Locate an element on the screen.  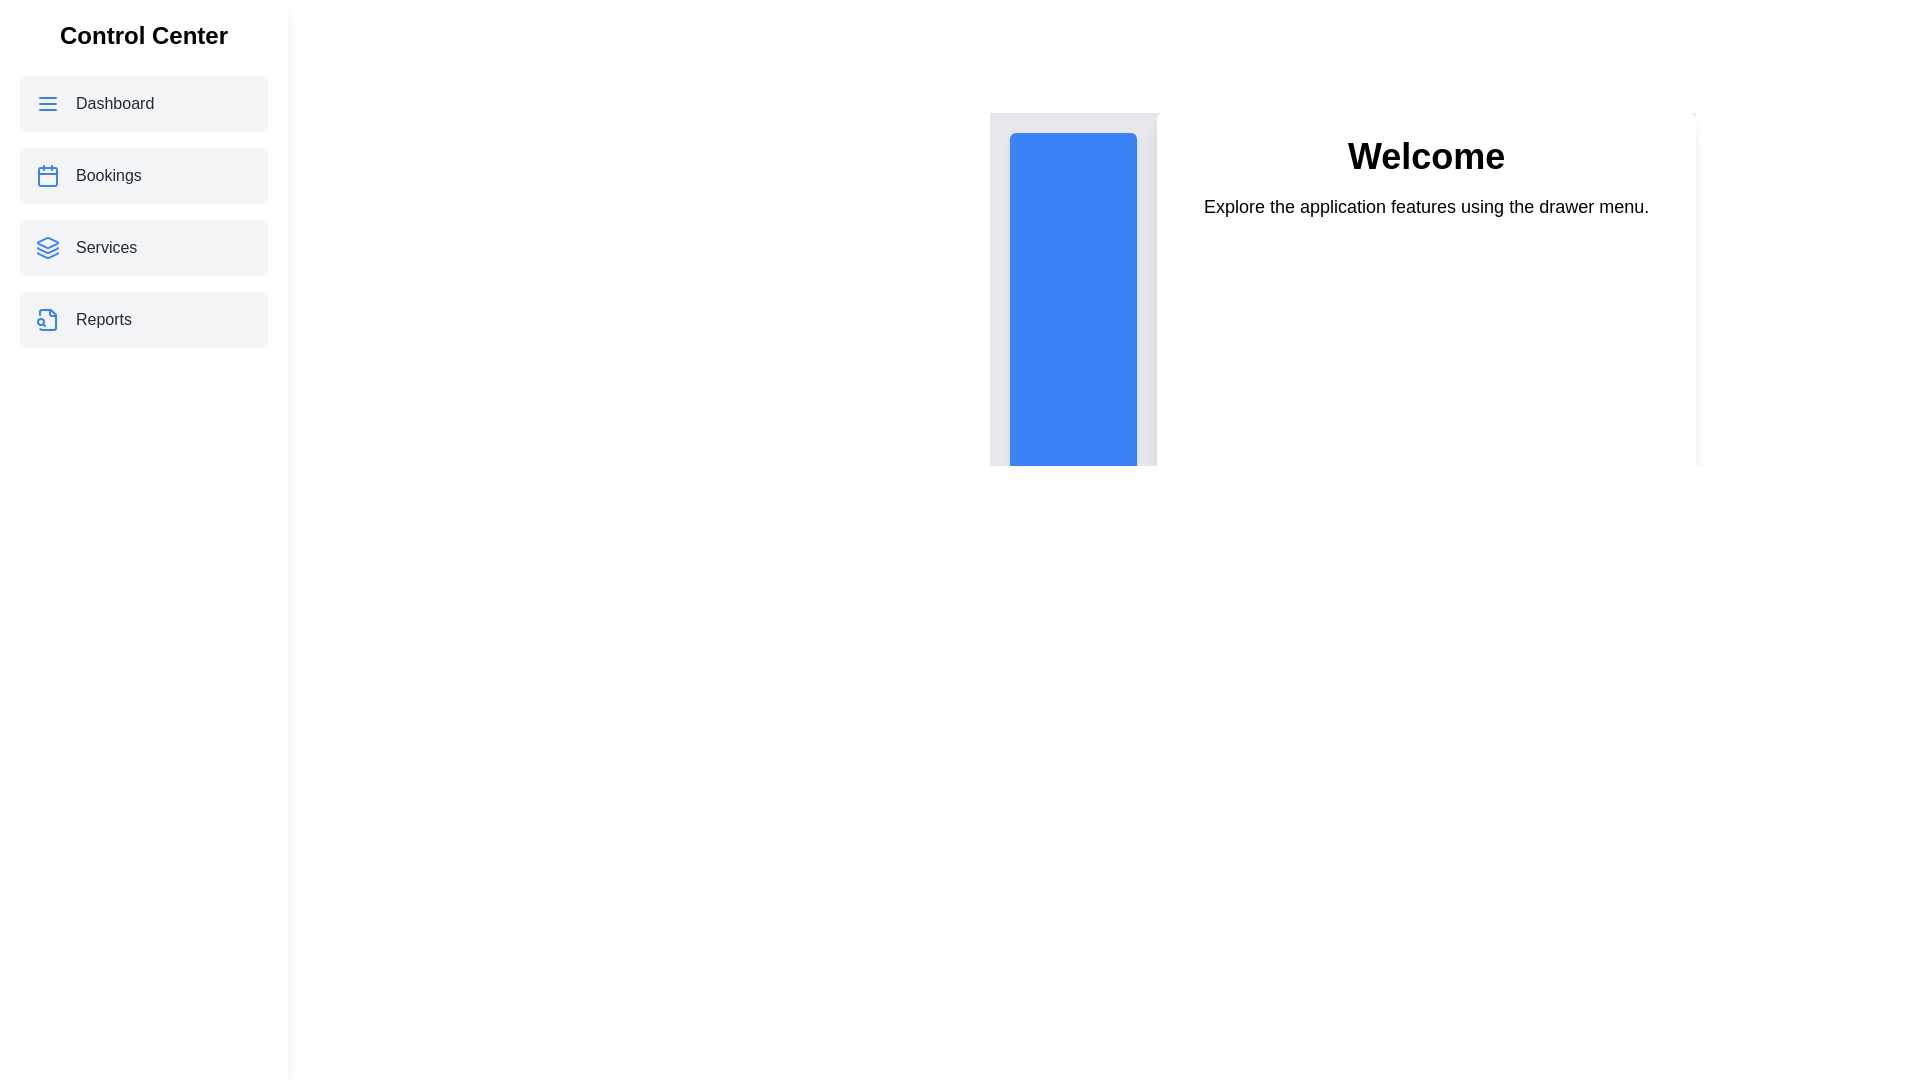
the menu item Services from the drawer is located at coordinates (143, 246).